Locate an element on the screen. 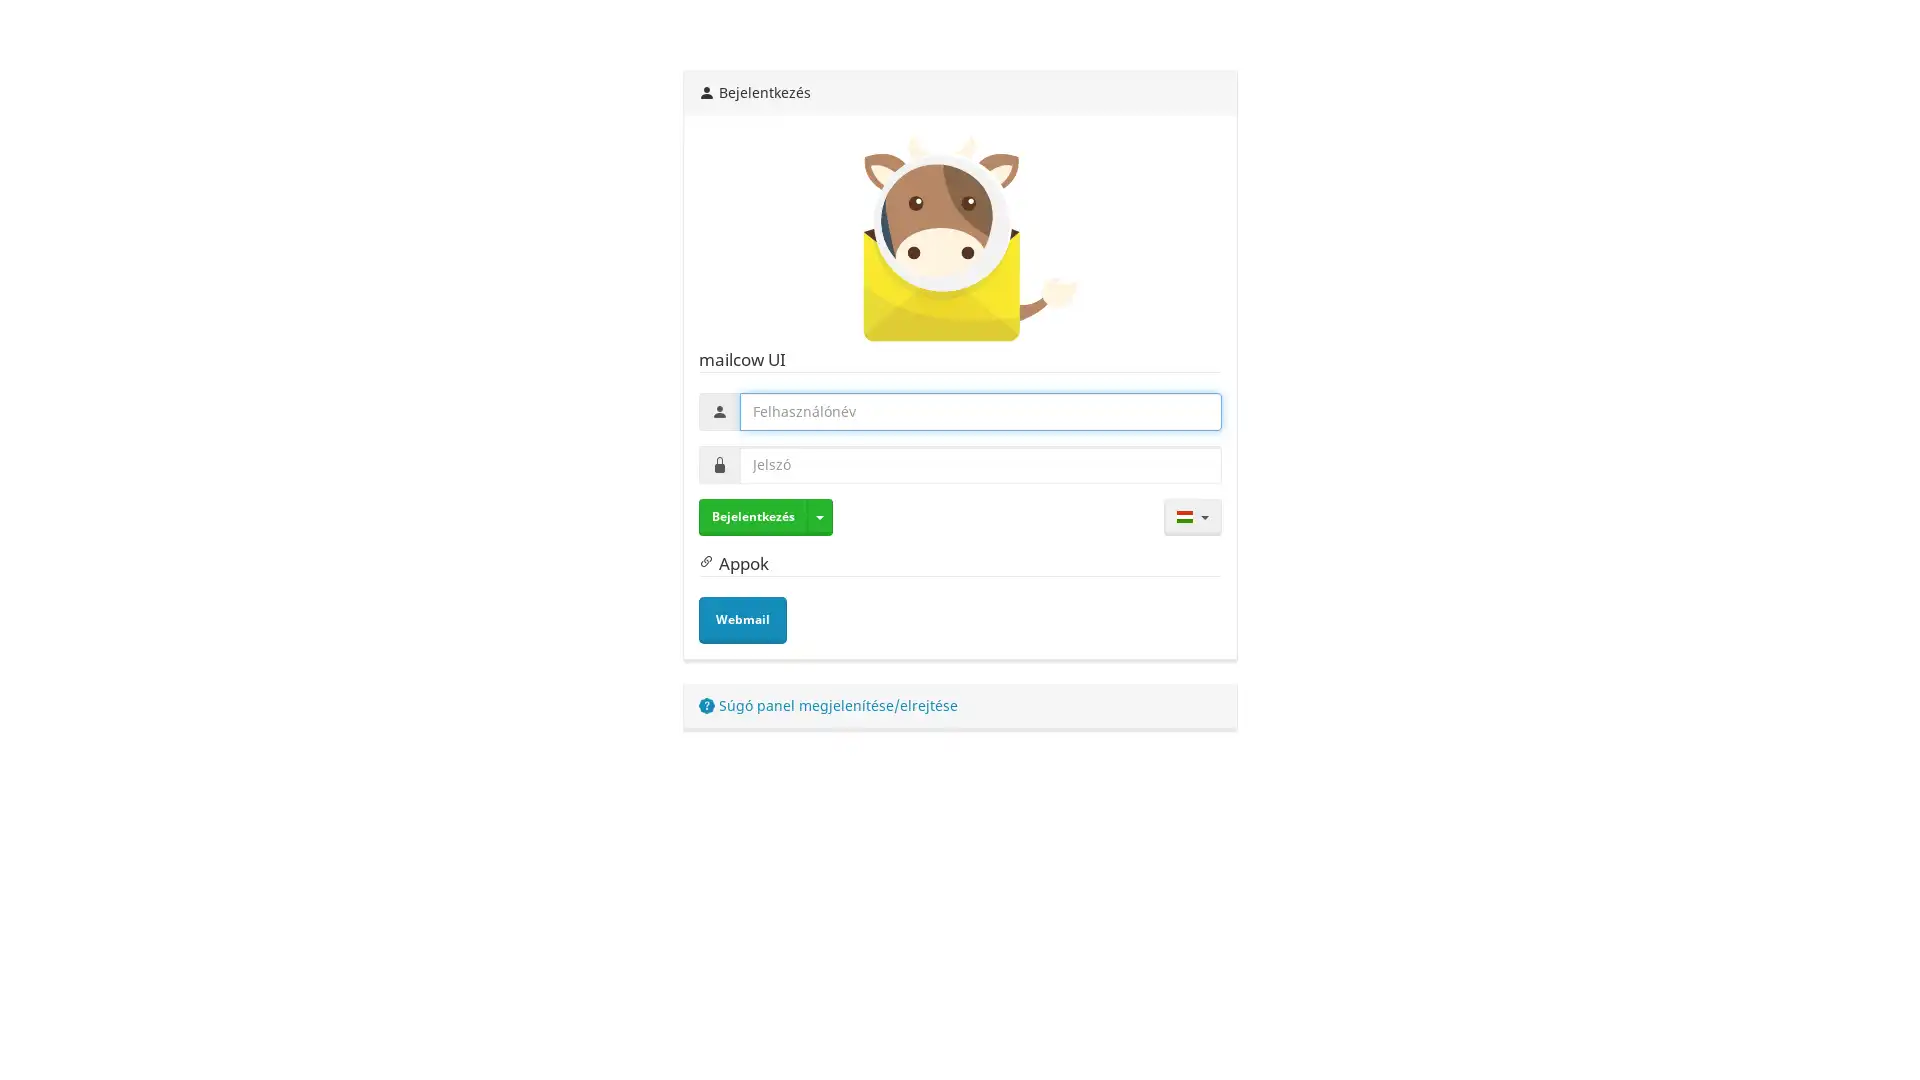 The height and width of the screenshot is (1080, 1920). Webmail is located at coordinates (741, 619).